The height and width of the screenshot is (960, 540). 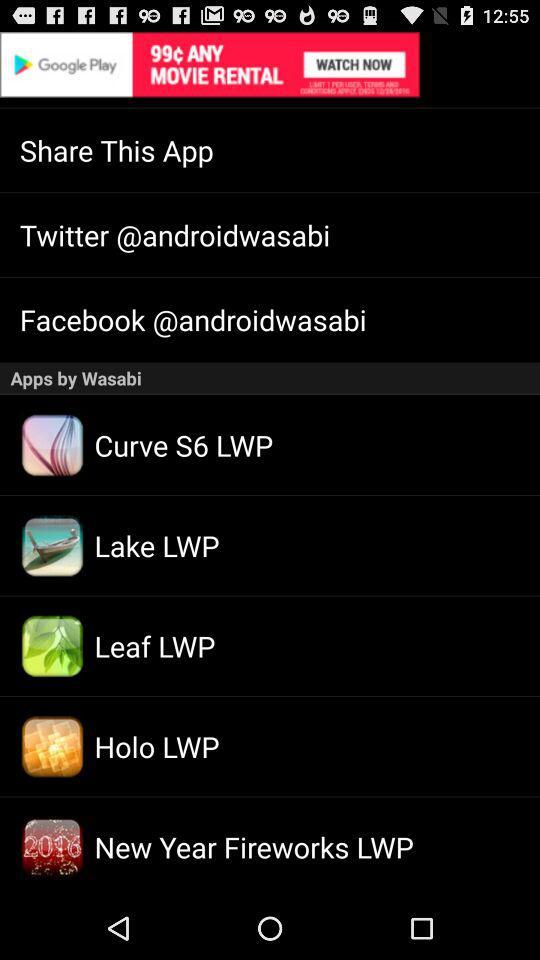 I want to click on try this app, so click(x=270, y=64).